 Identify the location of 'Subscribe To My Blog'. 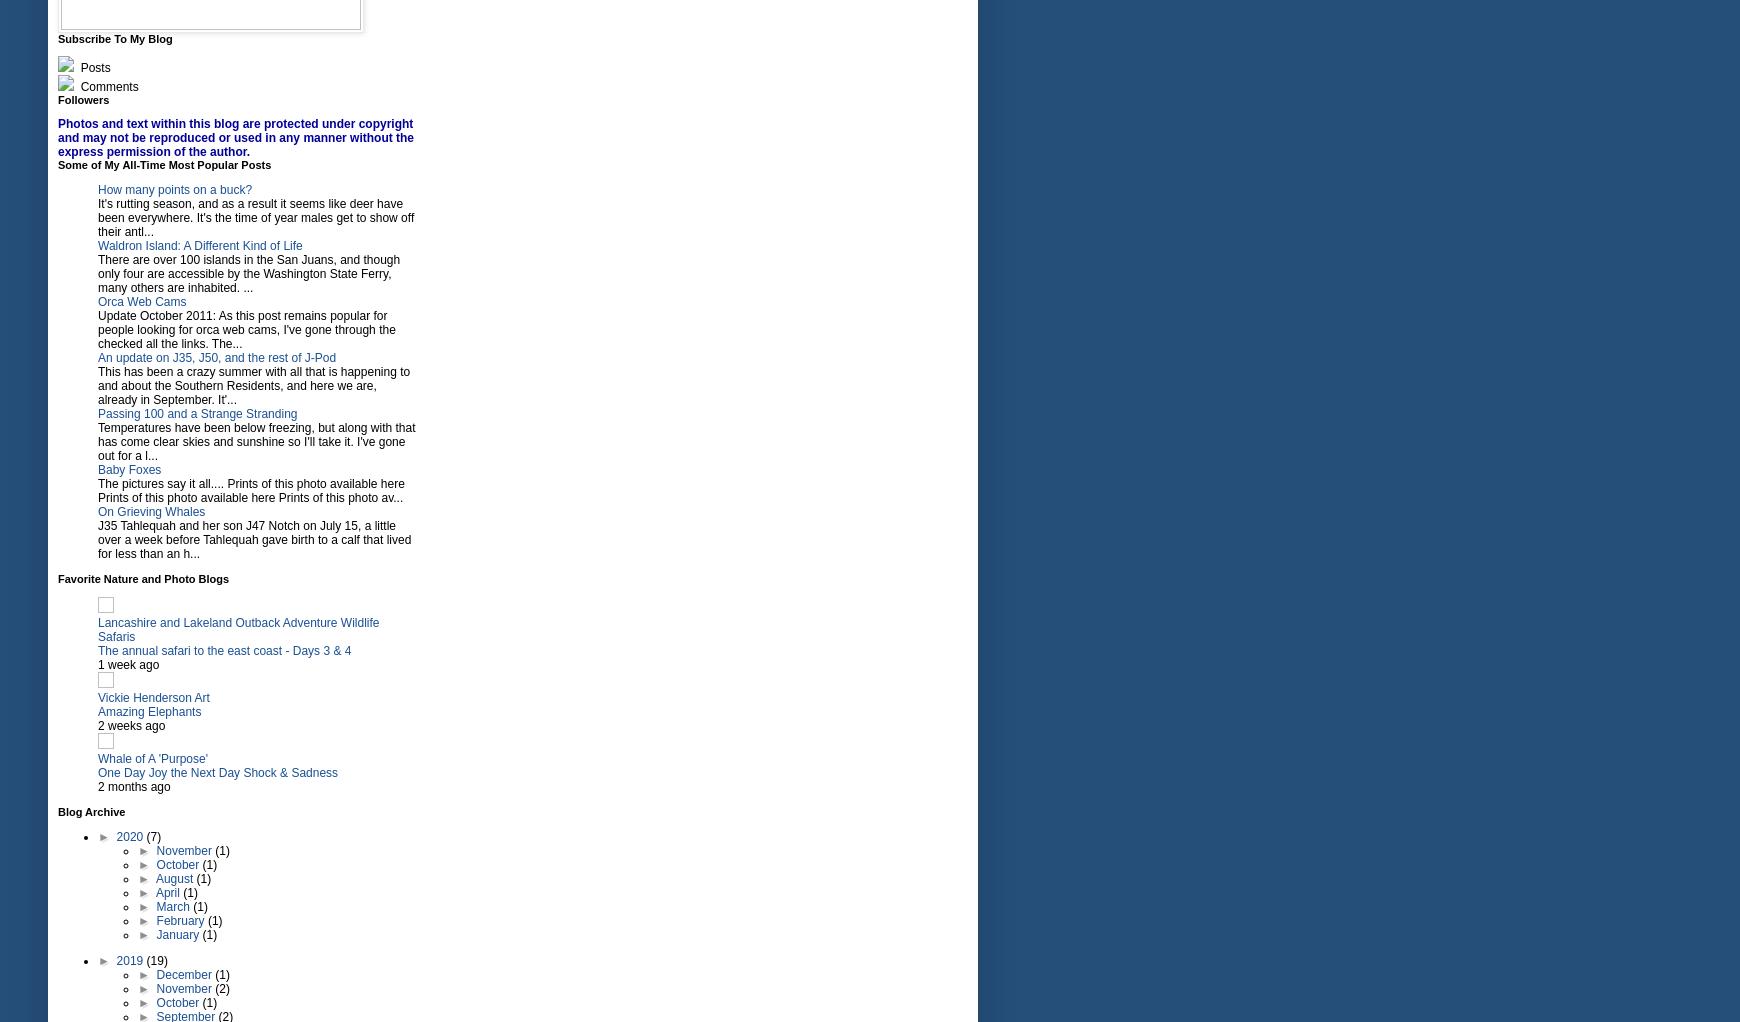
(114, 39).